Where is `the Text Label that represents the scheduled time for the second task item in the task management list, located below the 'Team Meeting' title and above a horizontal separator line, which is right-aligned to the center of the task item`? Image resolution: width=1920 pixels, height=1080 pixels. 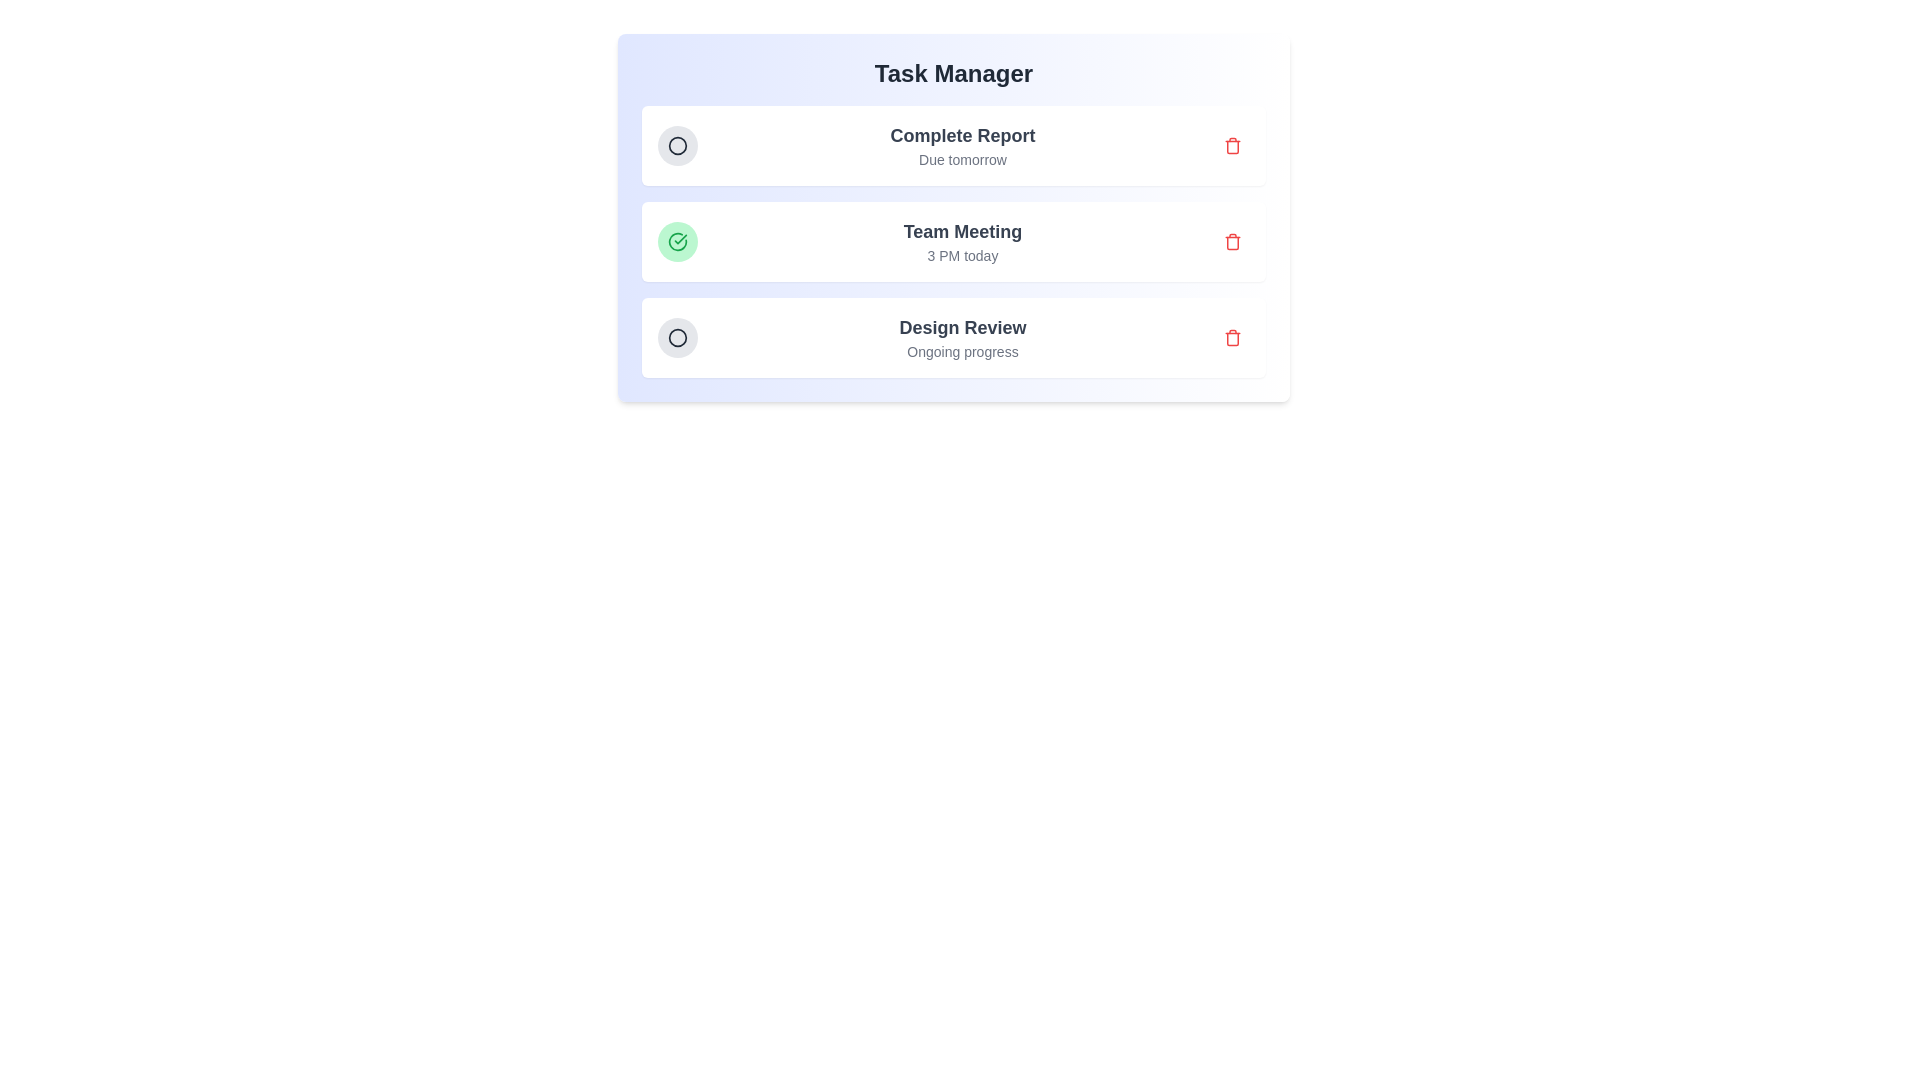
the Text Label that represents the scheduled time for the second task item in the task management list, located below the 'Team Meeting' title and above a horizontal separator line, which is right-aligned to the center of the task item is located at coordinates (963, 254).